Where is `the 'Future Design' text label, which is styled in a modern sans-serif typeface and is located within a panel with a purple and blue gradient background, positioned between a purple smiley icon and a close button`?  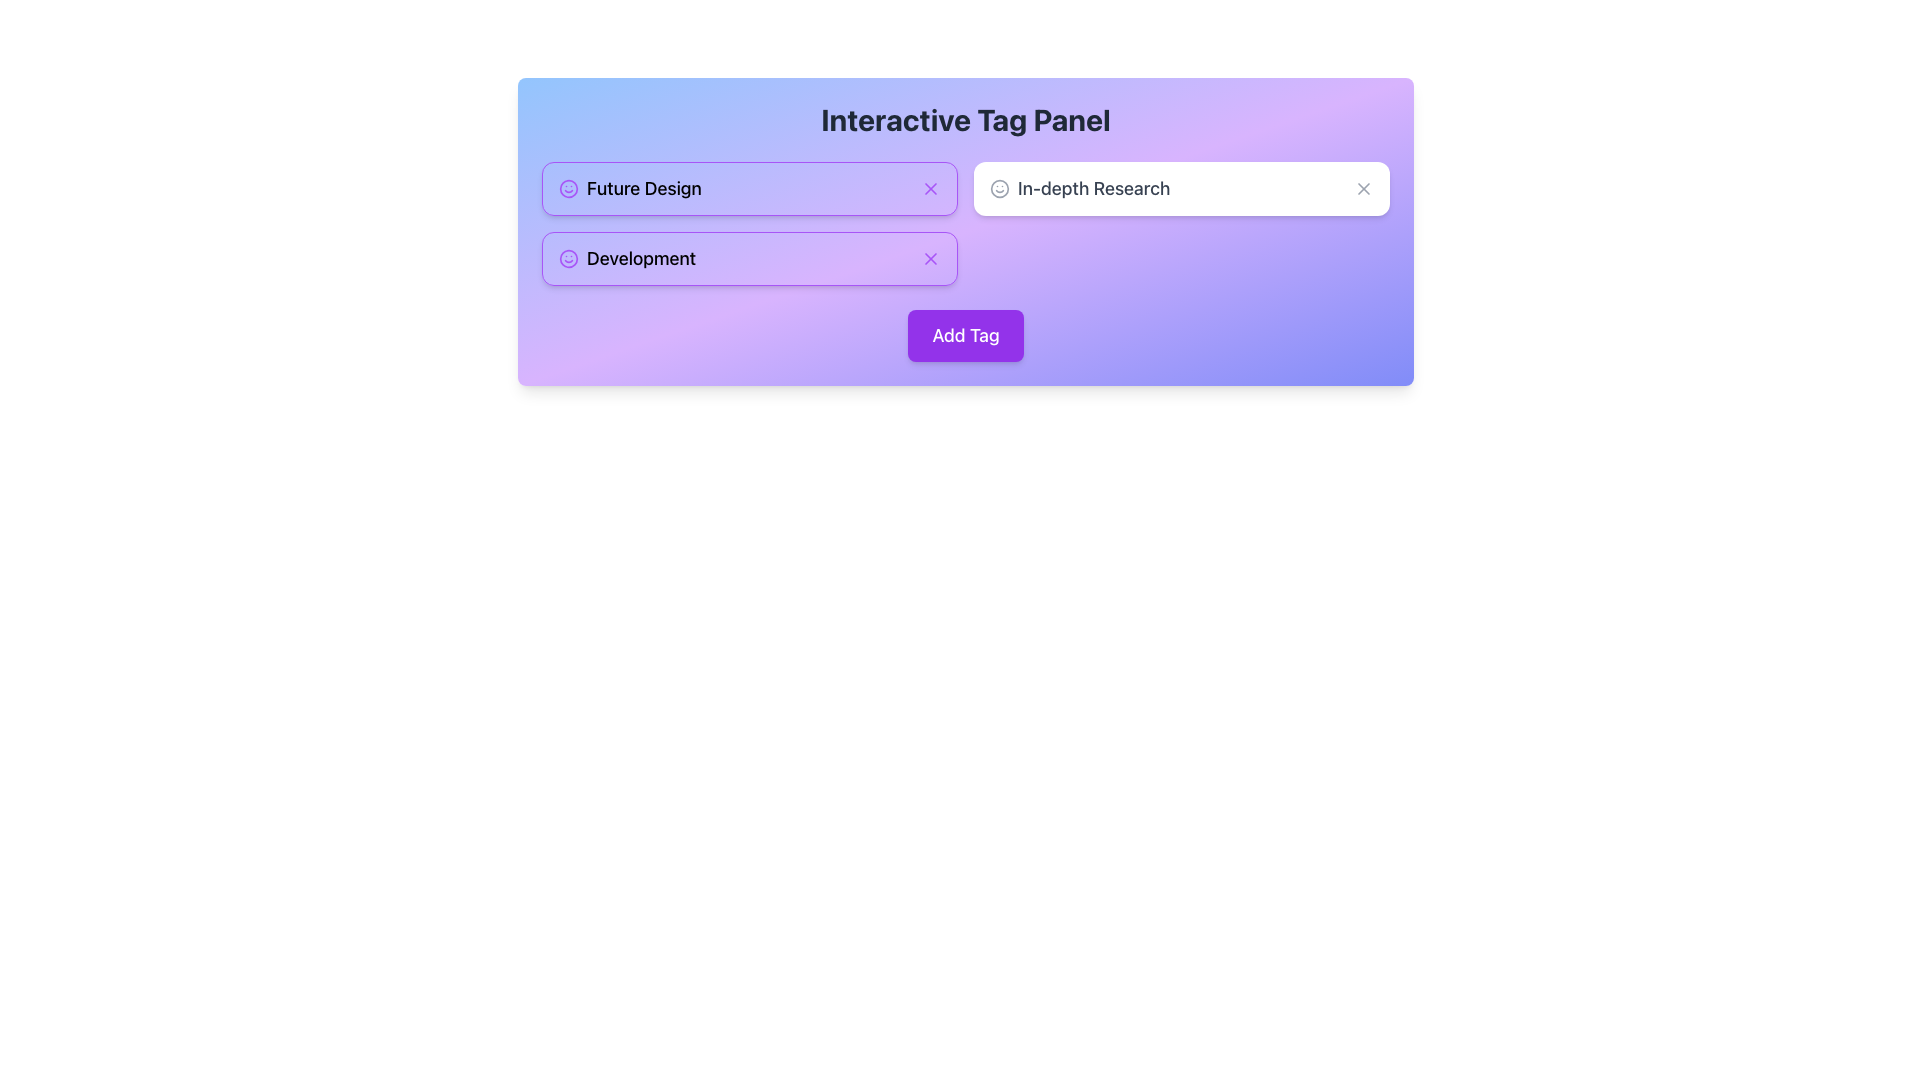 the 'Future Design' text label, which is styled in a modern sans-serif typeface and is located within a panel with a purple and blue gradient background, positioned between a purple smiley icon and a close button is located at coordinates (644, 189).